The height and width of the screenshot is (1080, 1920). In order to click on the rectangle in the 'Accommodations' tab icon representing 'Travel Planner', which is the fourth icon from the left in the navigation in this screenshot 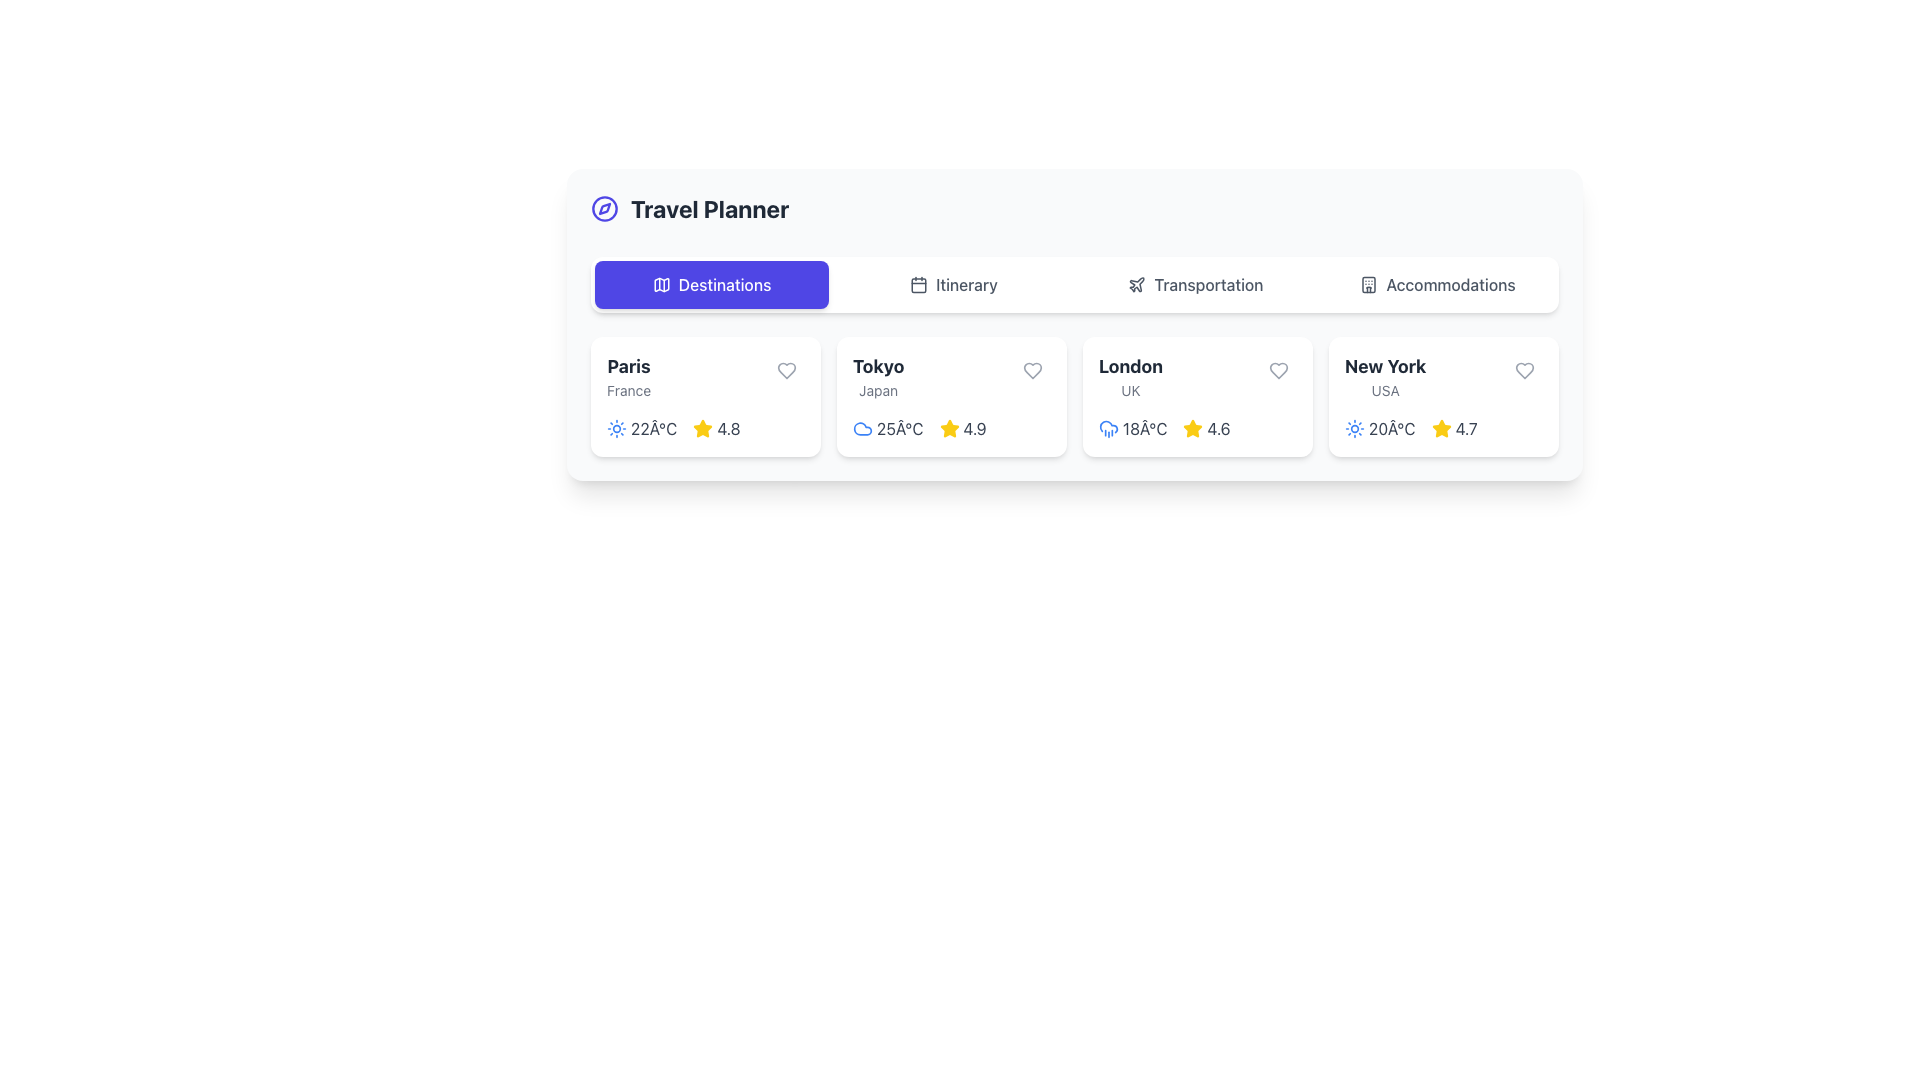, I will do `click(1368, 285)`.